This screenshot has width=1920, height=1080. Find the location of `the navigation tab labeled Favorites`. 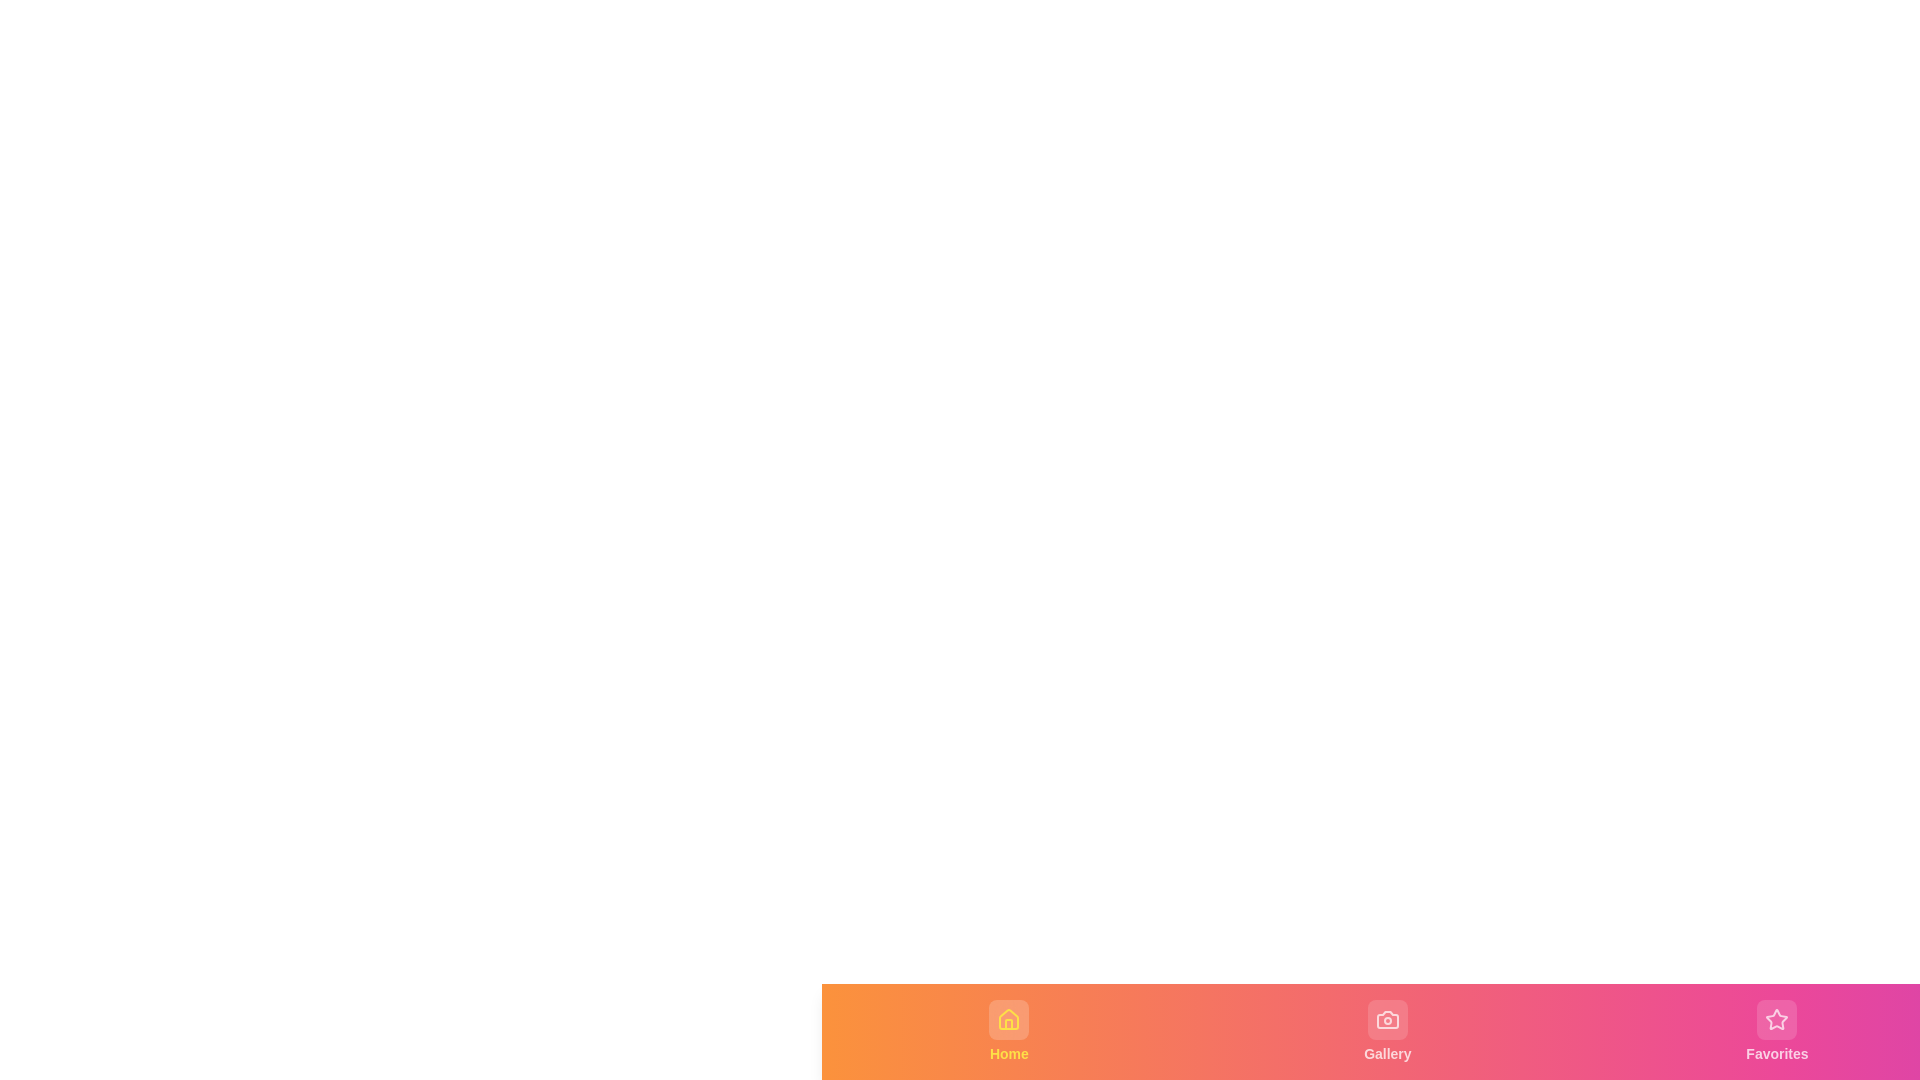

the navigation tab labeled Favorites is located at coordinates (1777, 1032).